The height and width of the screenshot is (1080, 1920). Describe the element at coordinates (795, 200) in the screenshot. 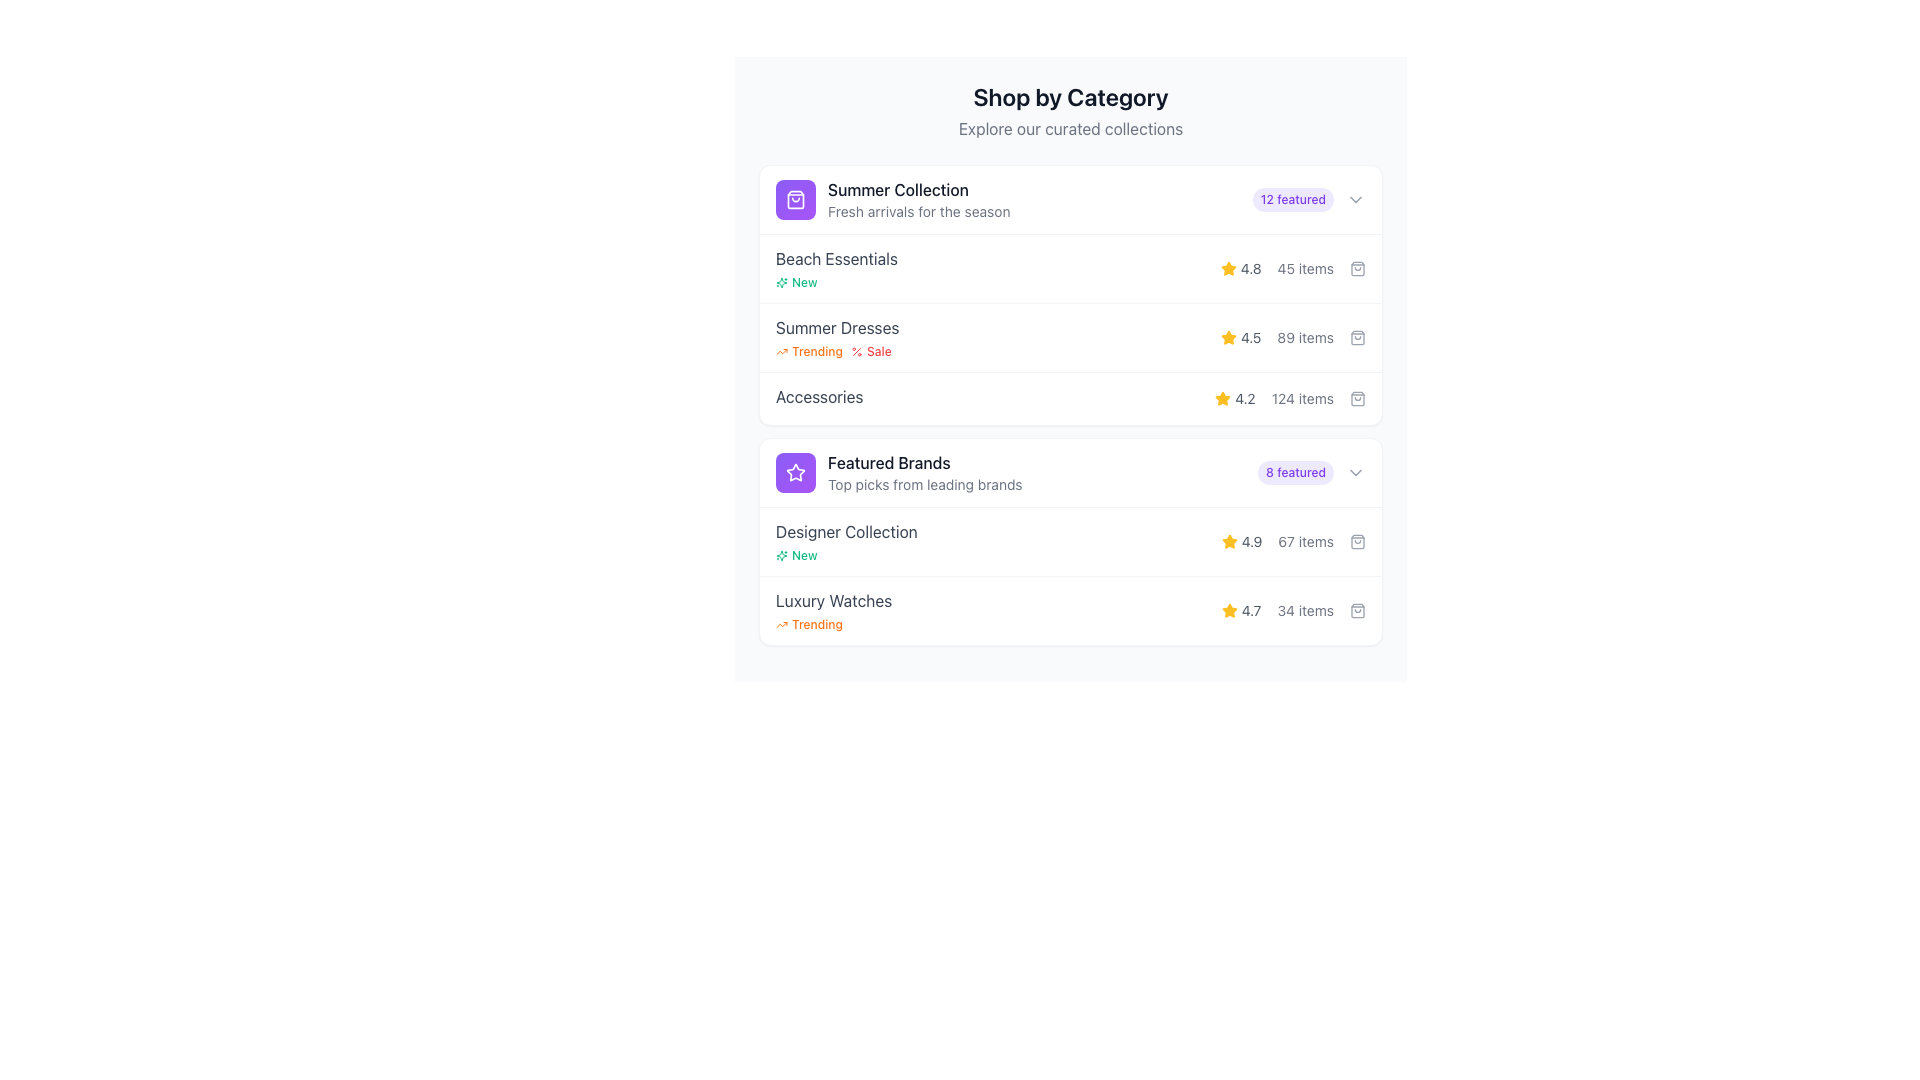

I see `the decorative icon representing the 'Summer Collection' category located in the top left of the 'Summer Collection' card in the 'Shop by Category' section` at that location.